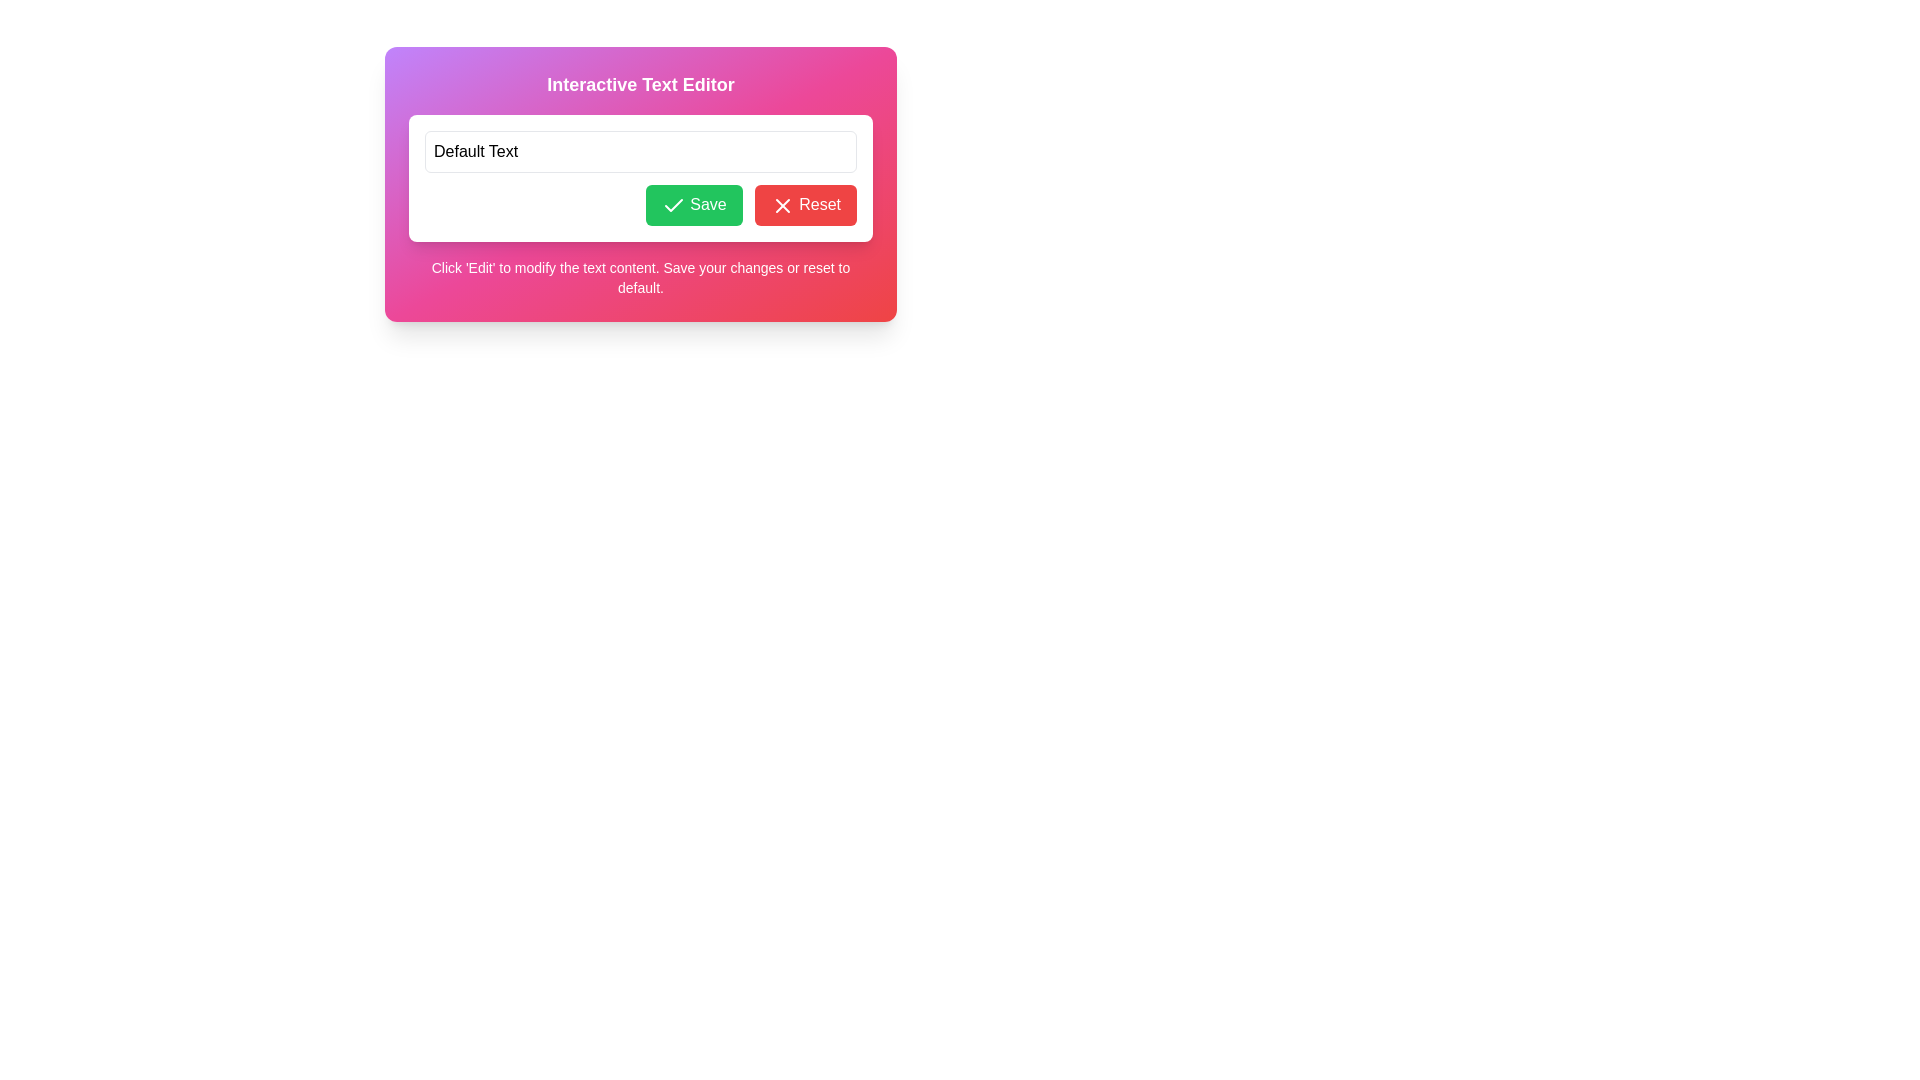 This screenshot has height=1080, width=1920. Describe the element at coordinates (641, 277) in the screenshot. I see `the instructional tooltip text display located at the bottom of the 'Interactive Text Editor' card, which describes the functionality of the interactive components above it` at that location.